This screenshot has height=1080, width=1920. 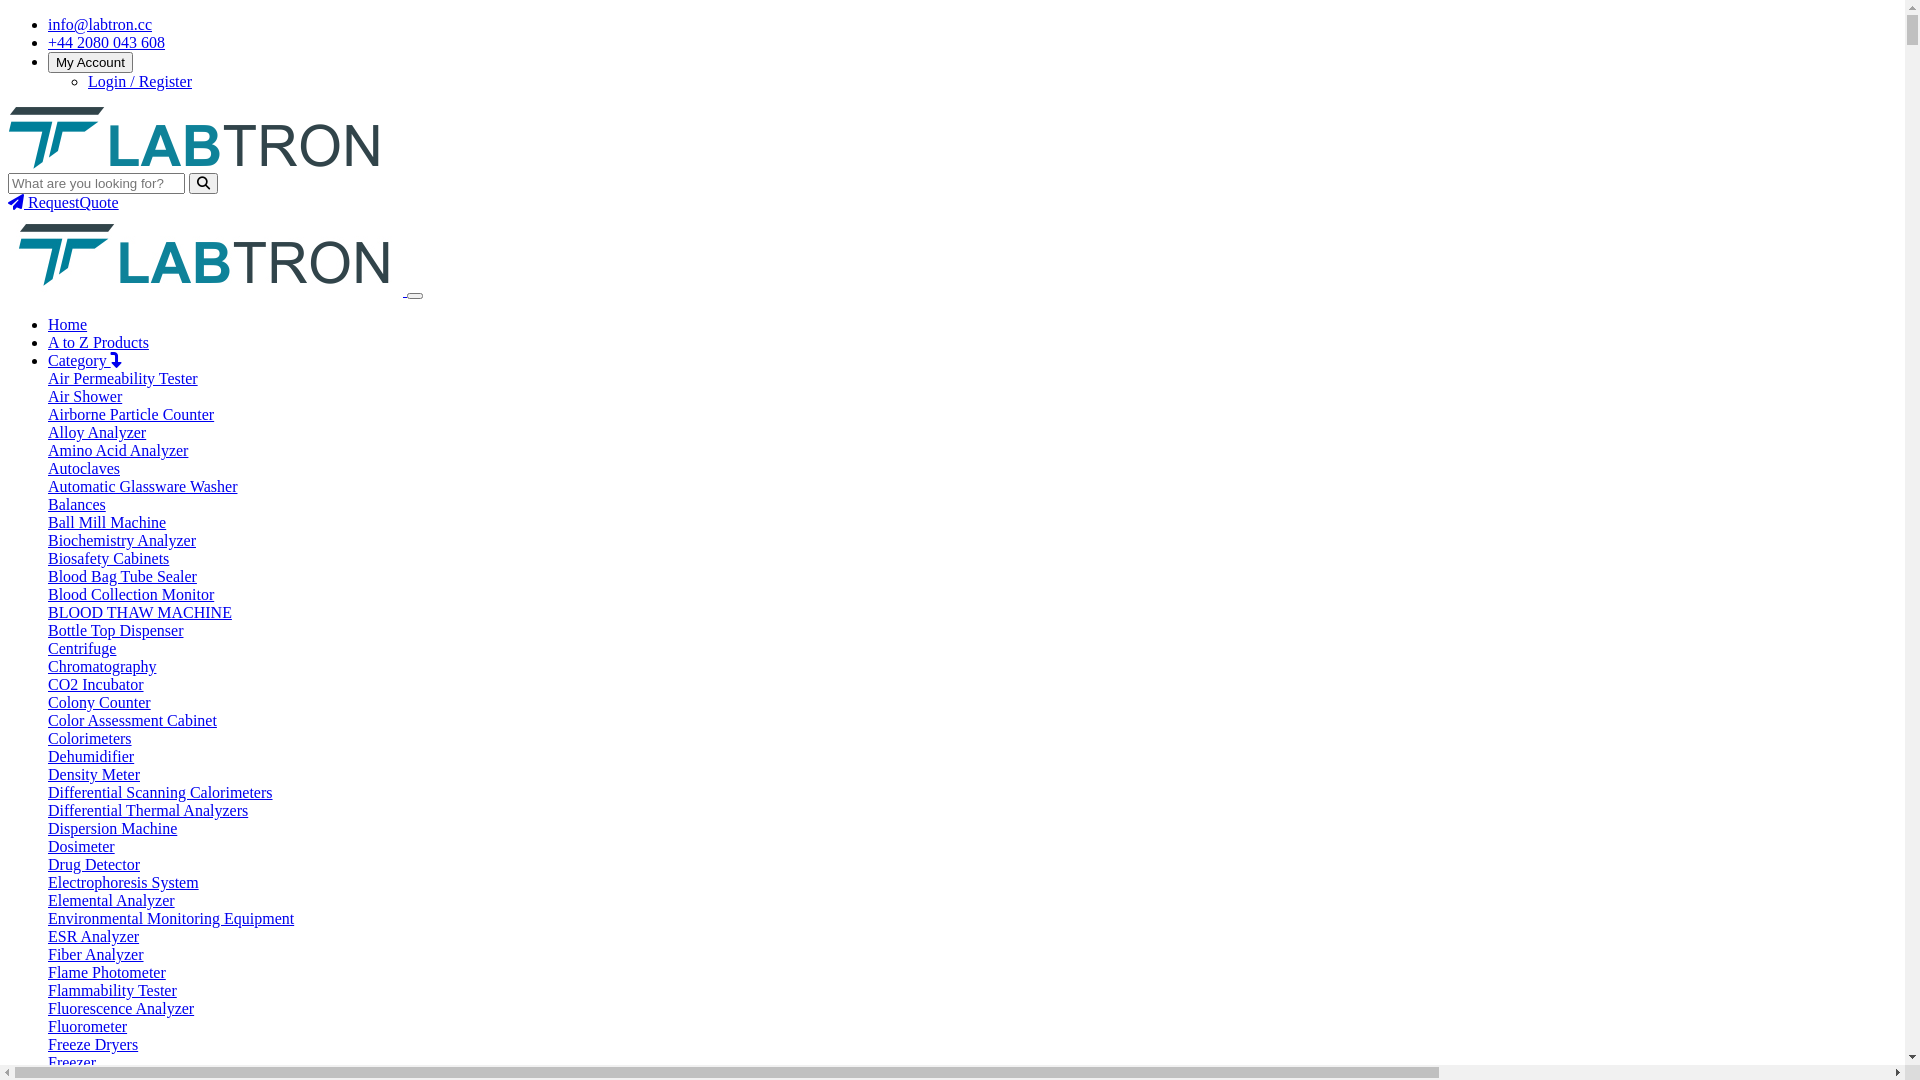 I want to click on 'Category', so click(x=84, y=360).